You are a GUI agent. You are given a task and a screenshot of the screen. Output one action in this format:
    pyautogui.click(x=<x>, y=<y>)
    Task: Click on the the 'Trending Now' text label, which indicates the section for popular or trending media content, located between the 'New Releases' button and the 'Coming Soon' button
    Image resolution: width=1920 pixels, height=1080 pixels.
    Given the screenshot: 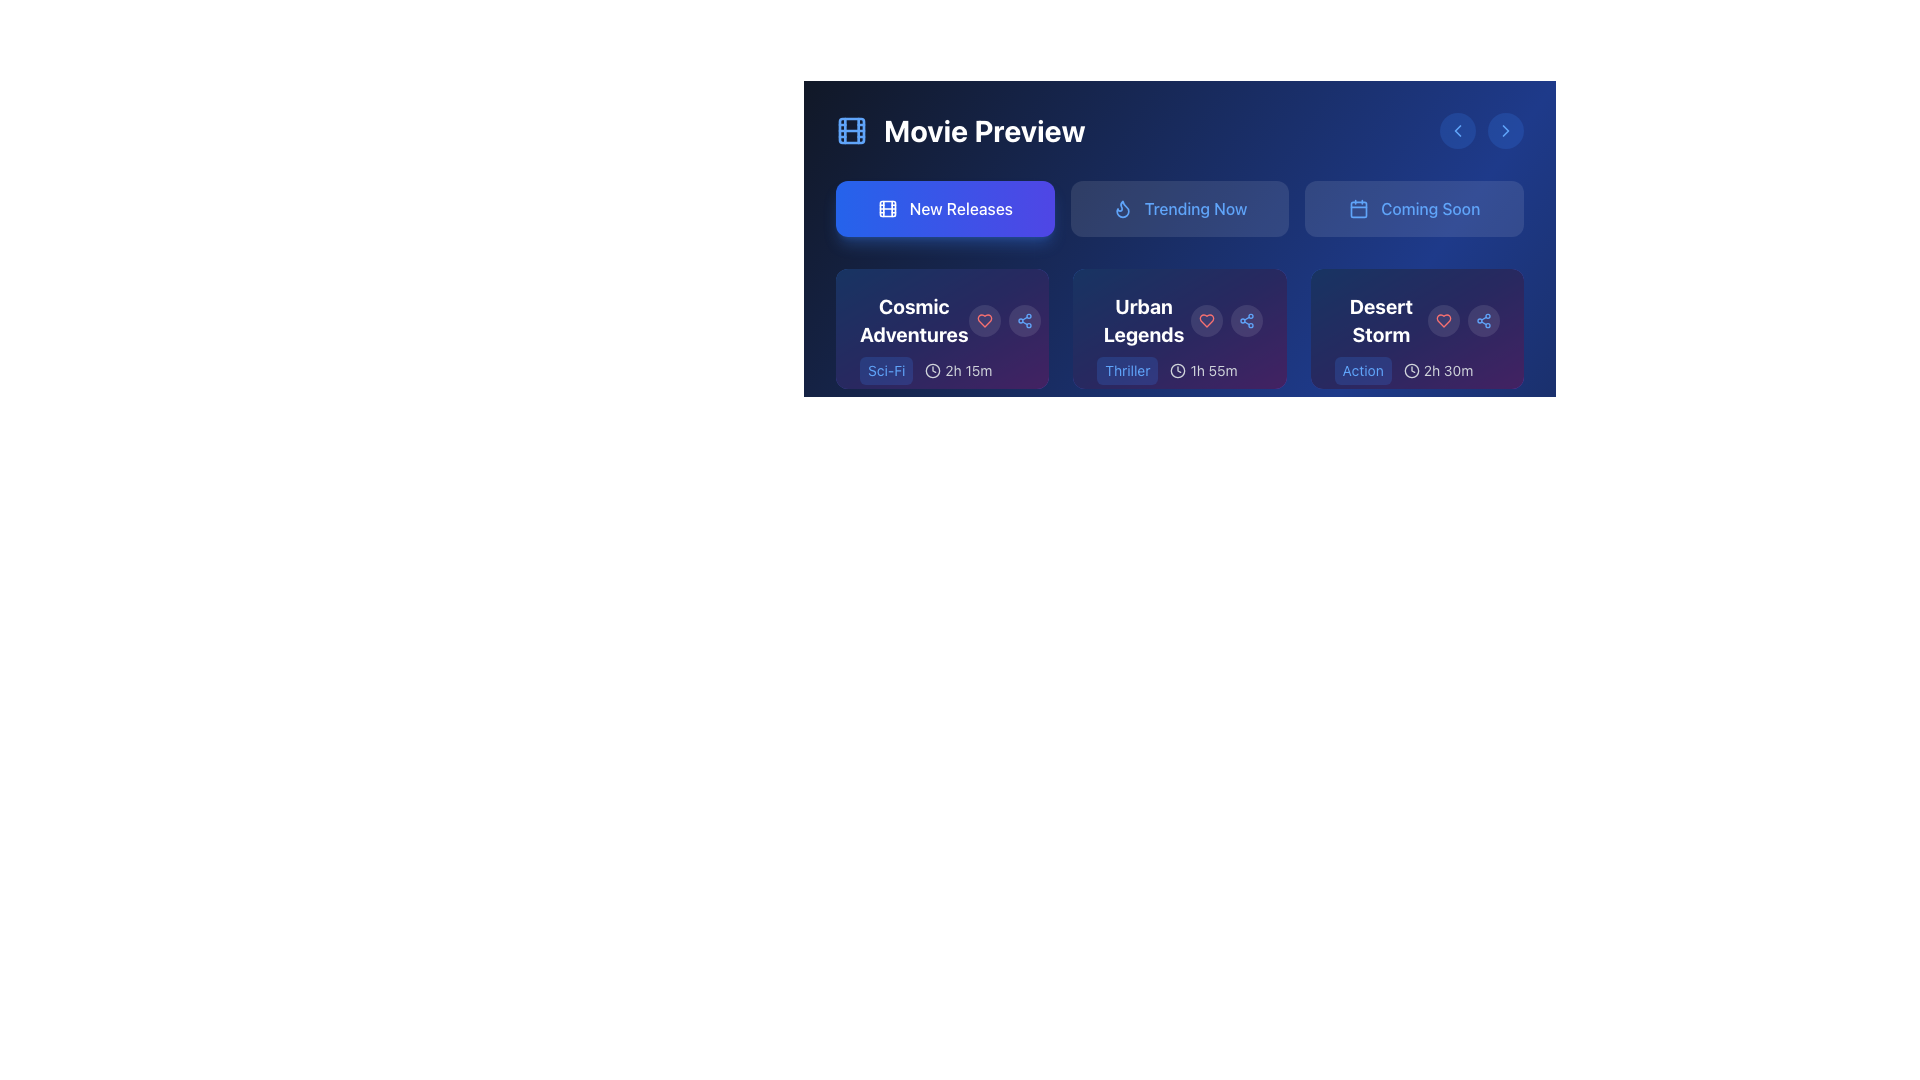 What is the action you would take?
    pyautogui.click(x=1195, y=208)
    